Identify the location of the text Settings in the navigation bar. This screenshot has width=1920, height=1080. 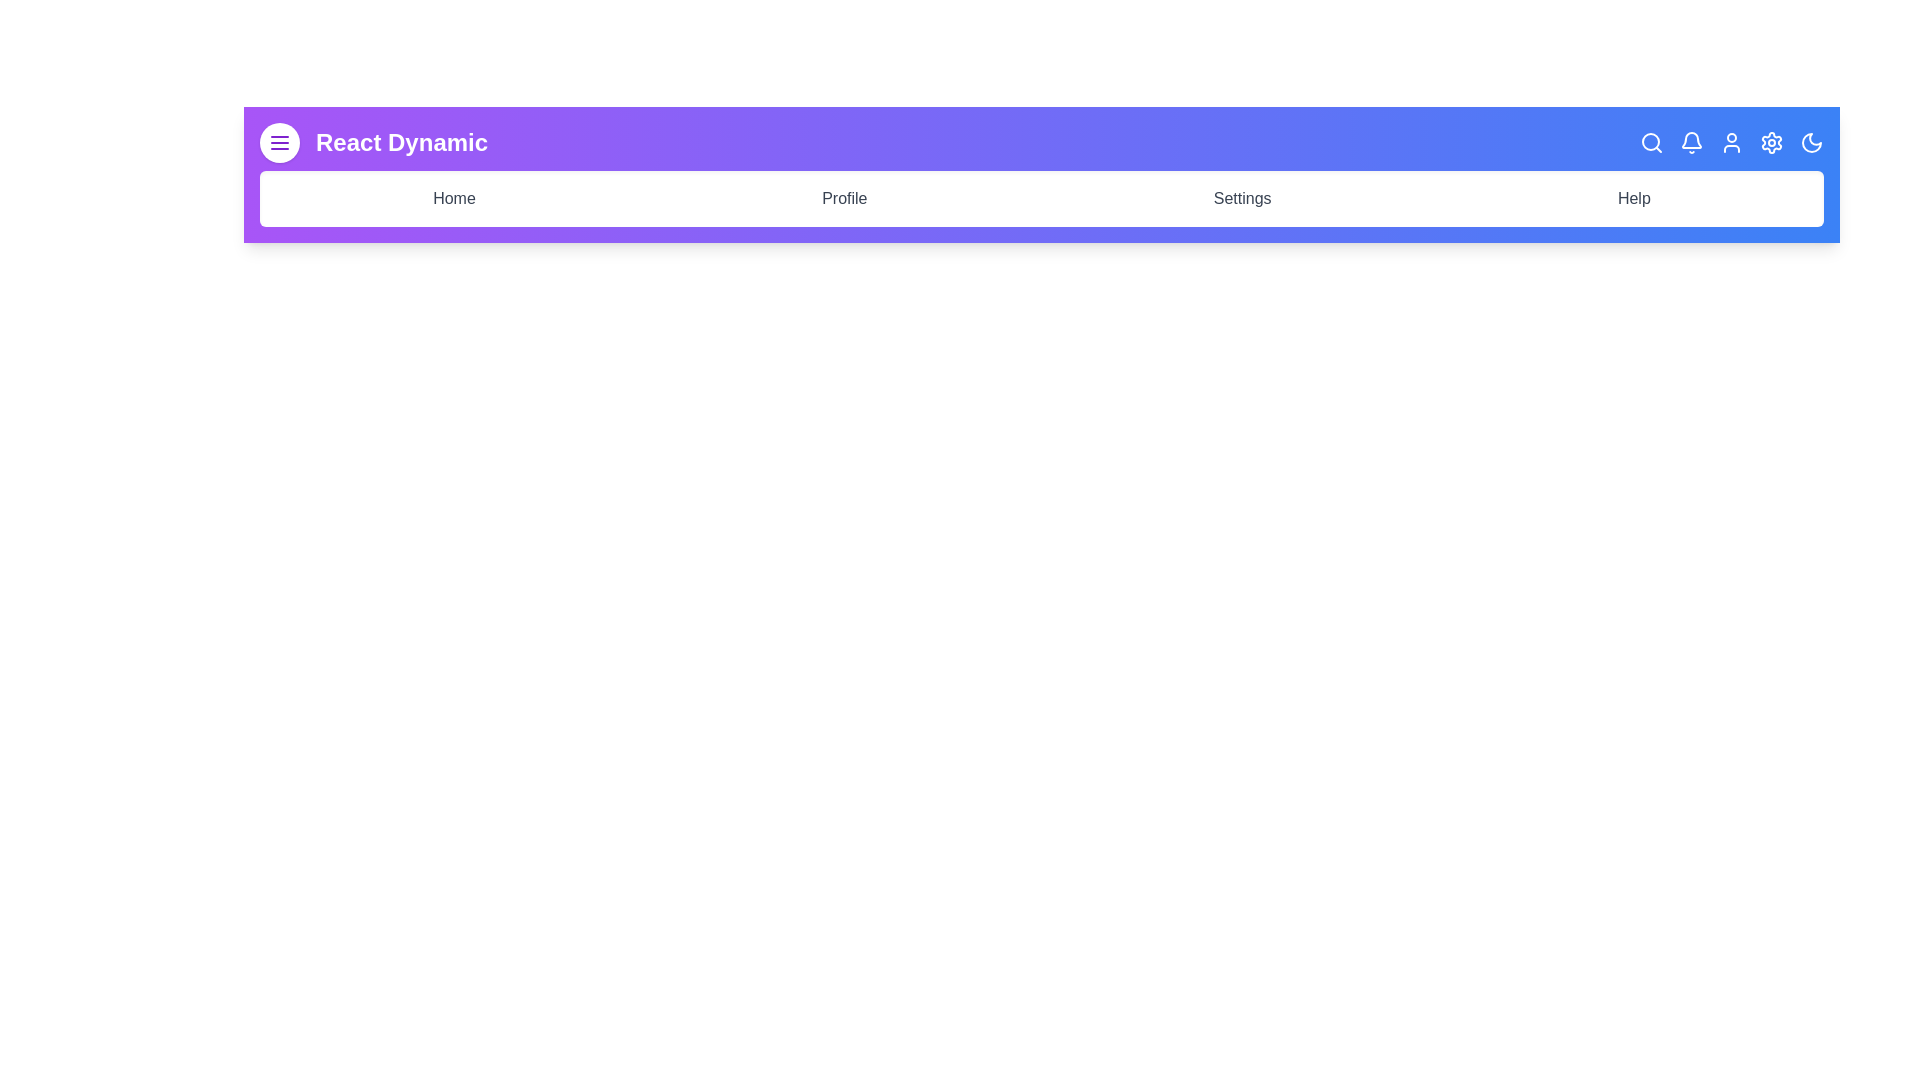
(1242, 199).